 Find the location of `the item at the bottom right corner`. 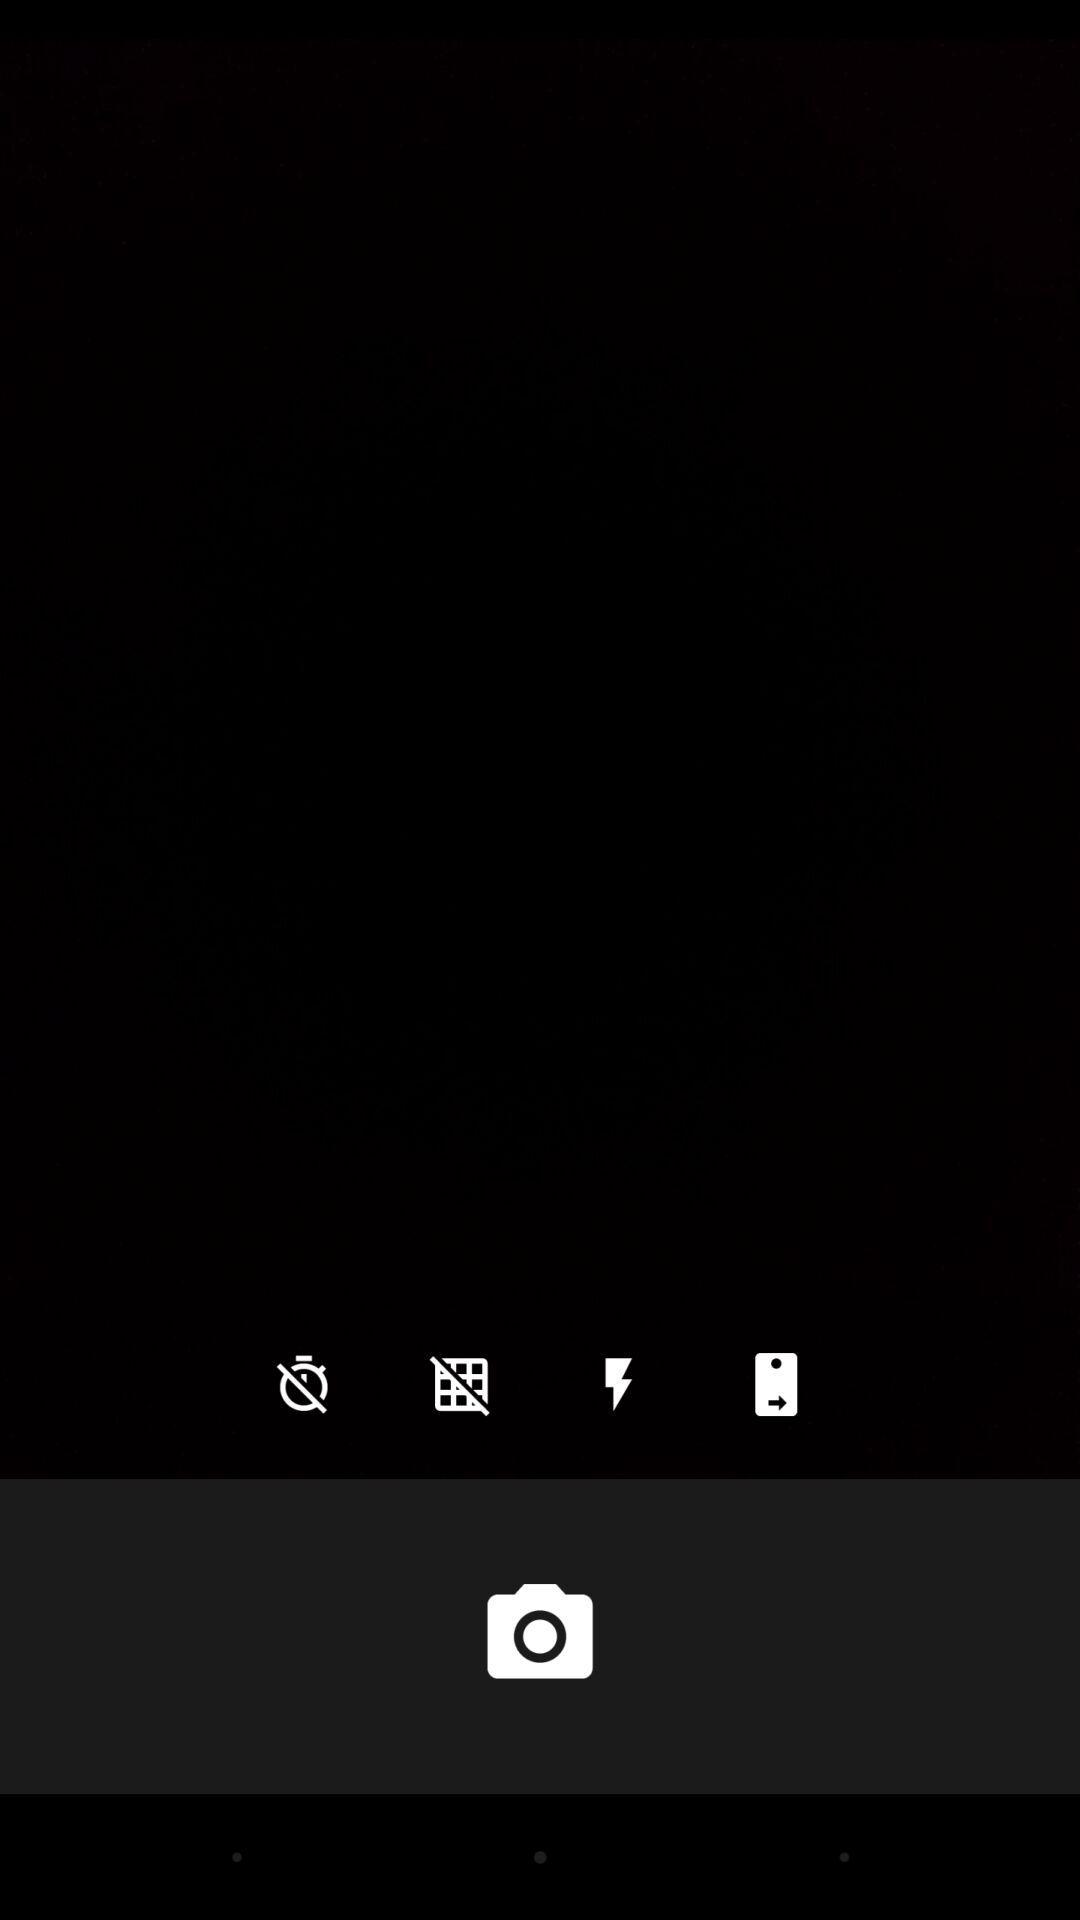

the item at the bottom right corner is located at coordinates (775, 1383).